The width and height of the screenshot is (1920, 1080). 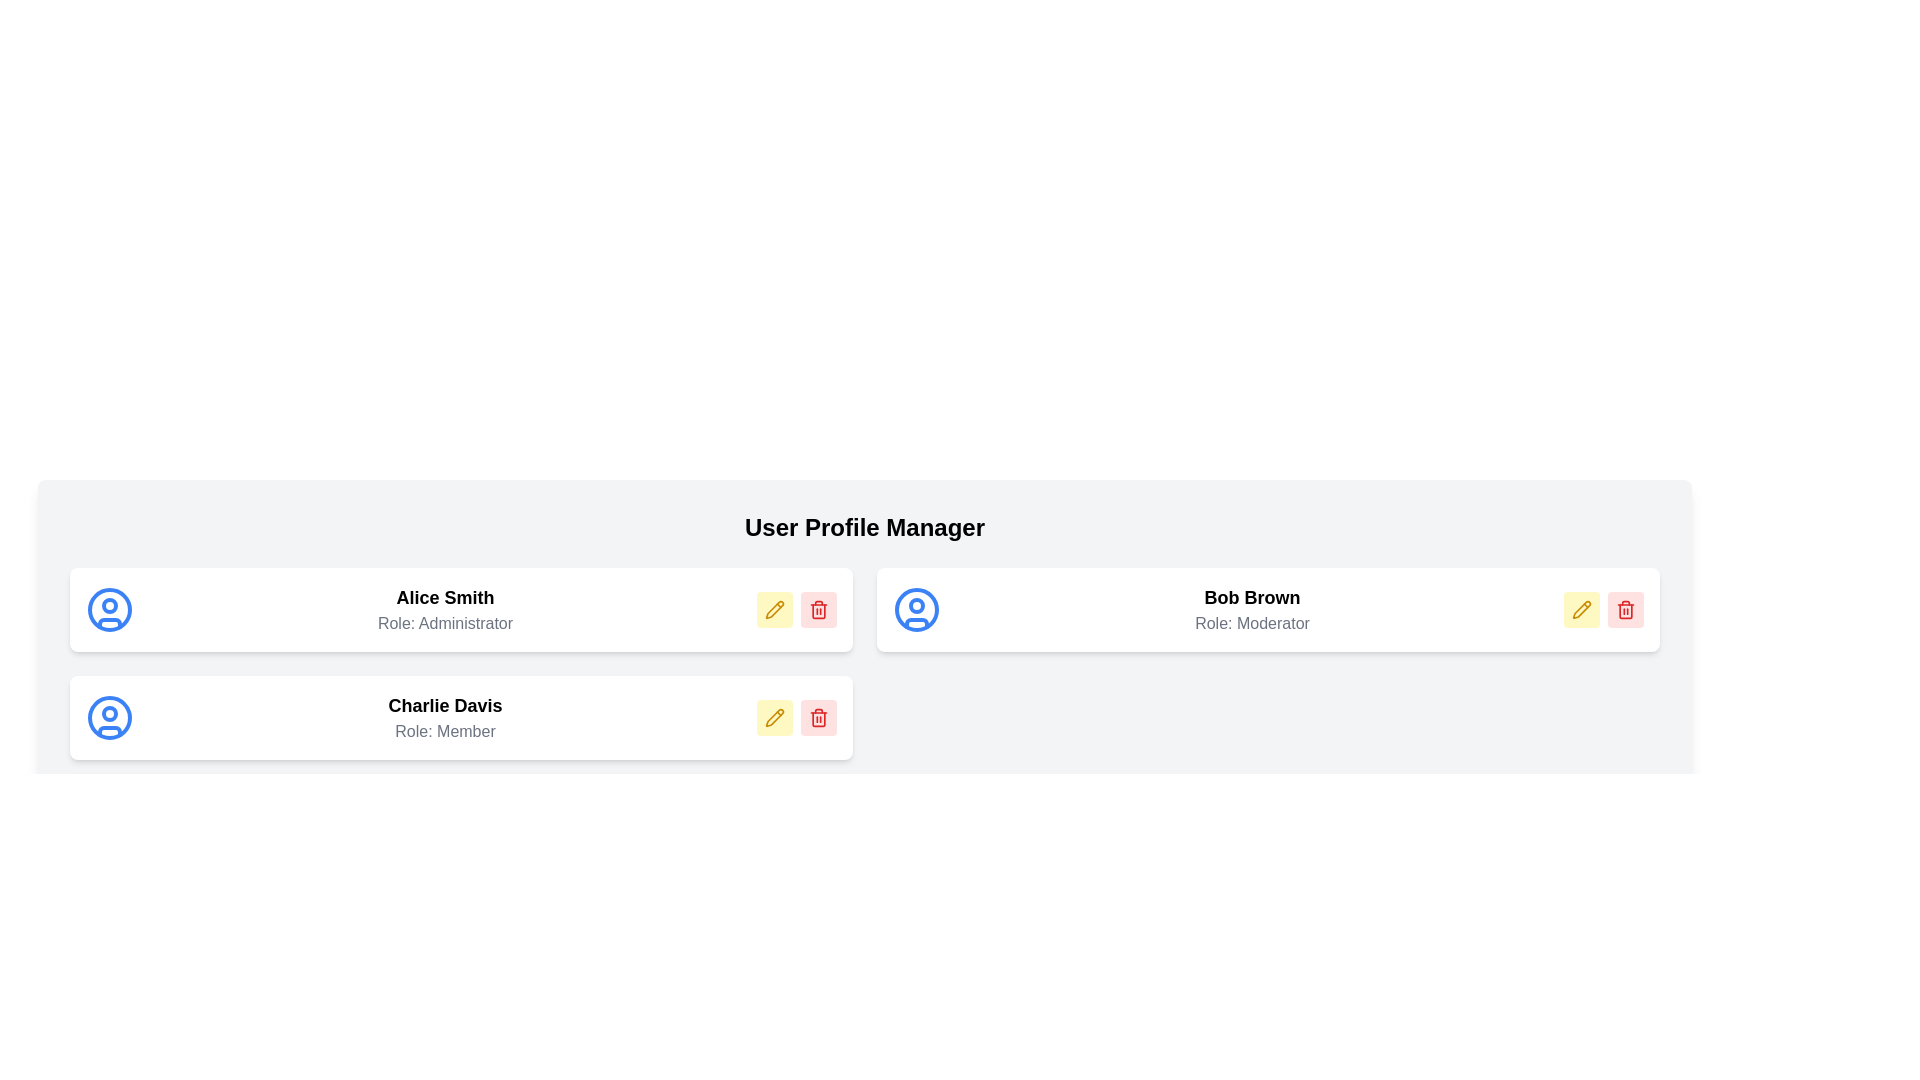 What do you see at coordinates (819, 716) in the screenshot?
I see `the delete icon button styled as a trash can` at bounding box center [819, 716].